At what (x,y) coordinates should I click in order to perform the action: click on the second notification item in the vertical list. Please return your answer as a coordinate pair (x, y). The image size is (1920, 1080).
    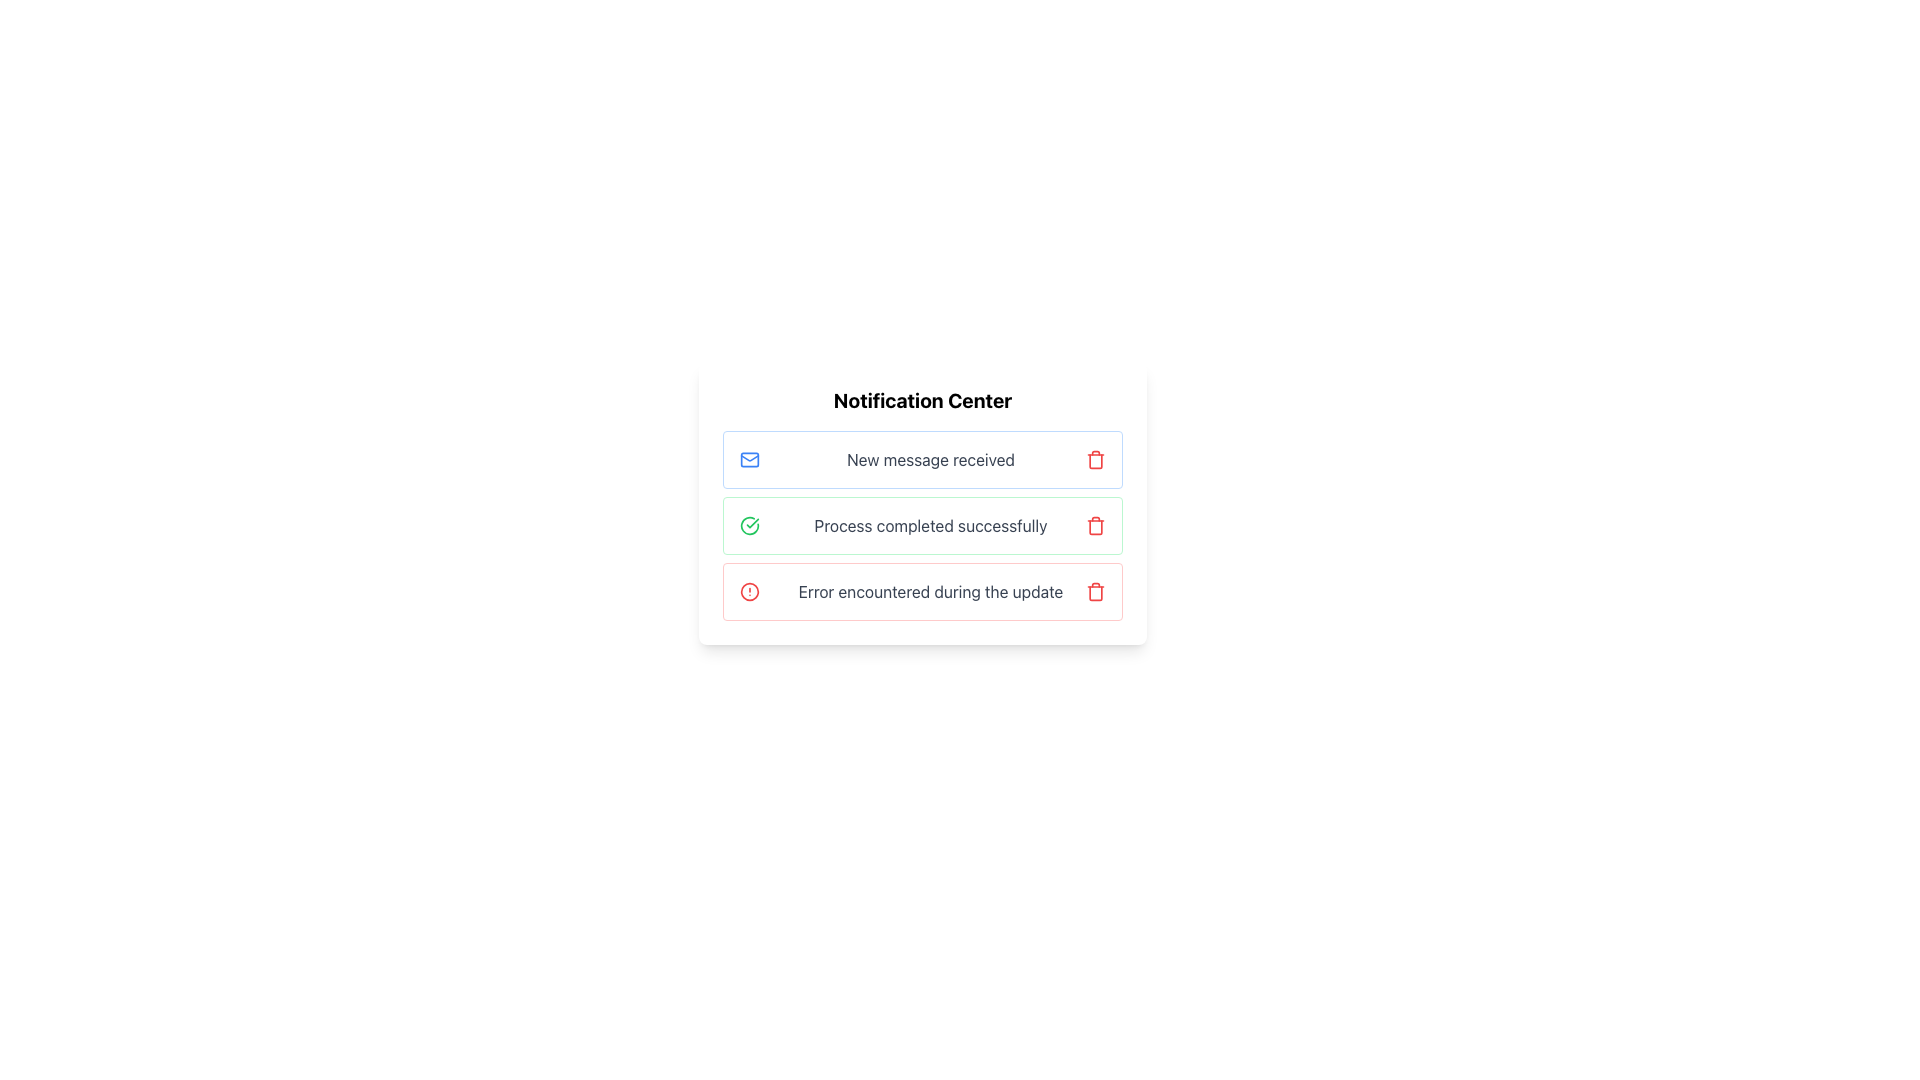
    Looking at the image, I should click on (921, 524).